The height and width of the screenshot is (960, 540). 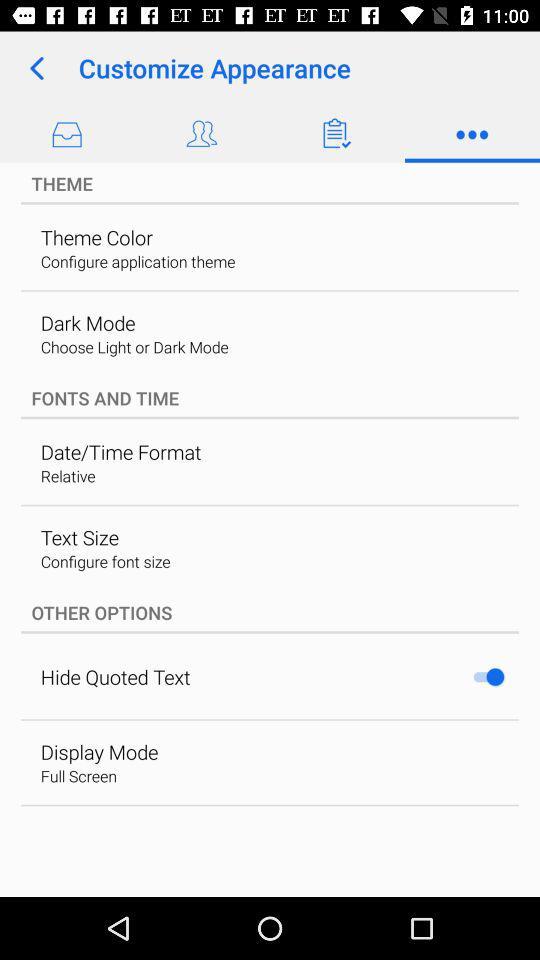 What do you see at coordinates (78, 536) in the screenshot?
I see `the icon below relative` at bounding box center [78, 536].